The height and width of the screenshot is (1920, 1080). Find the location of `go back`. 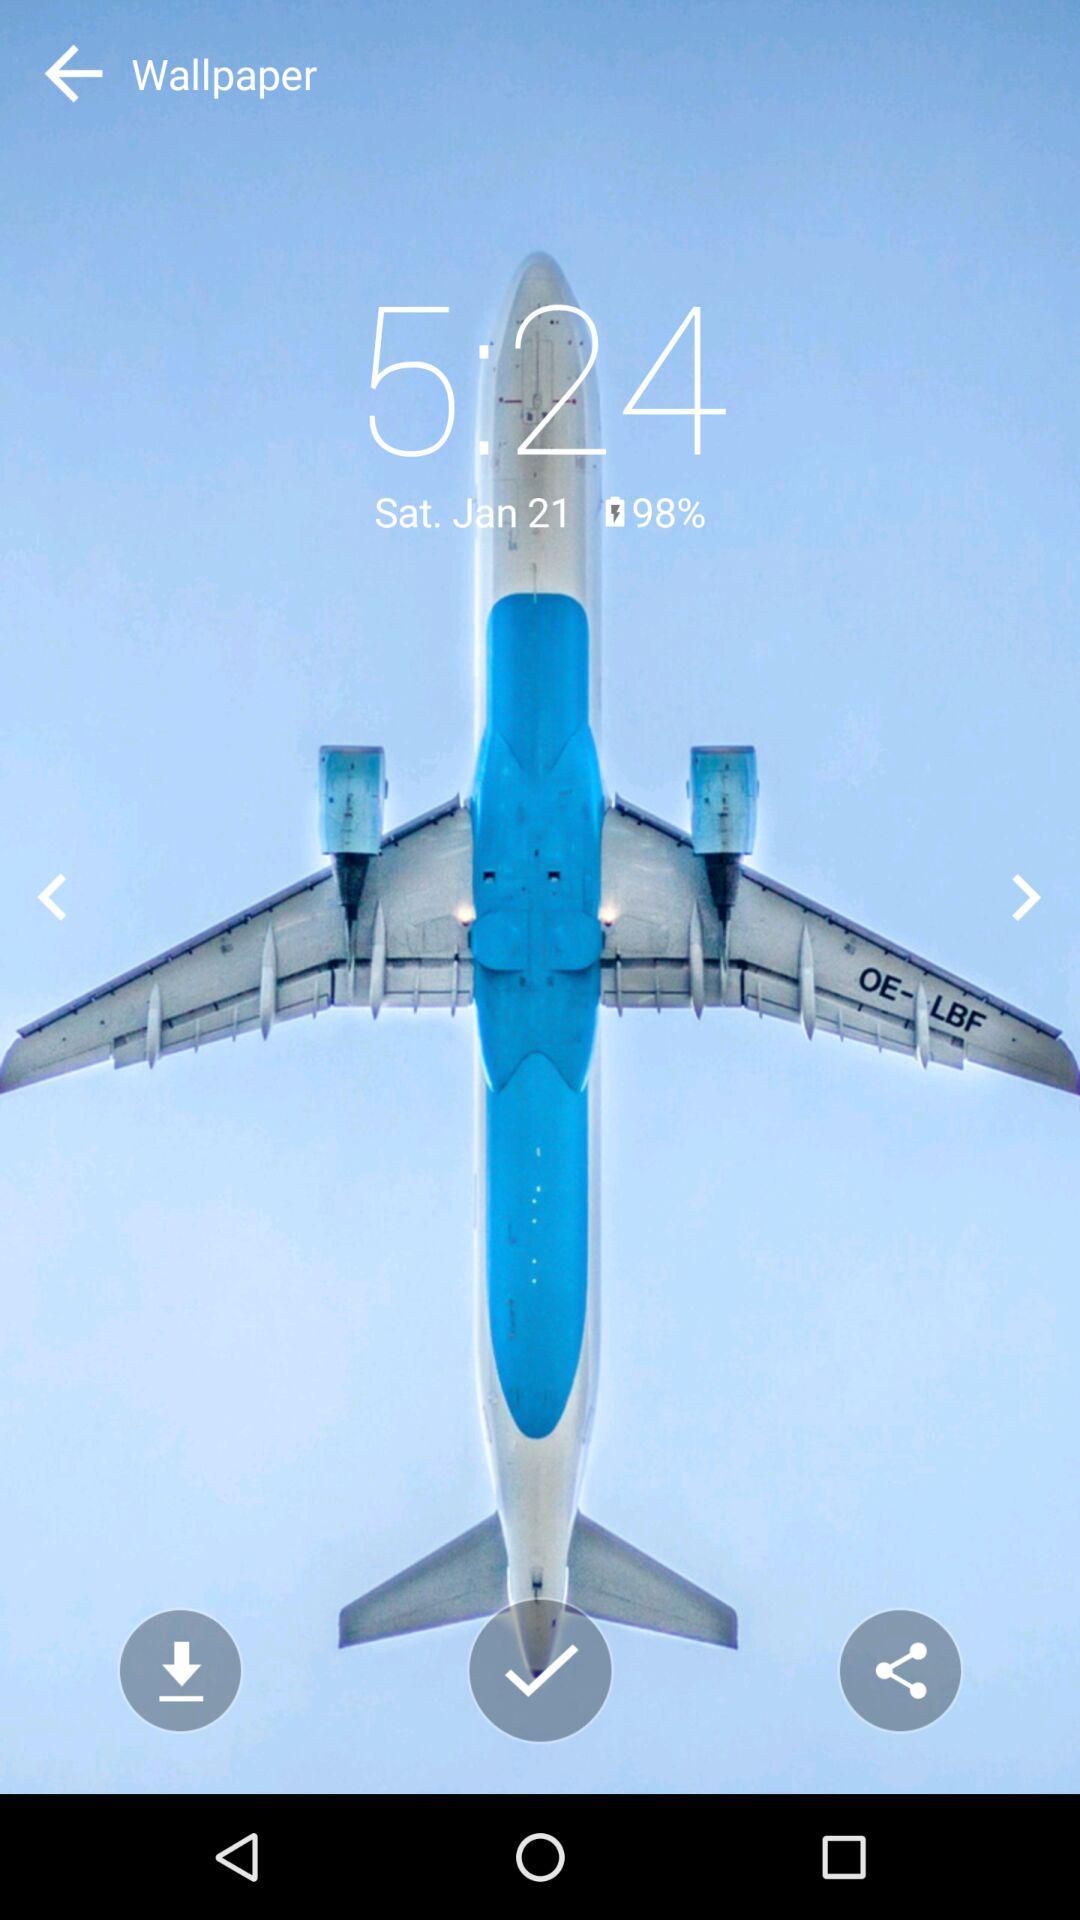

go back is located at coordinates (51, 896).